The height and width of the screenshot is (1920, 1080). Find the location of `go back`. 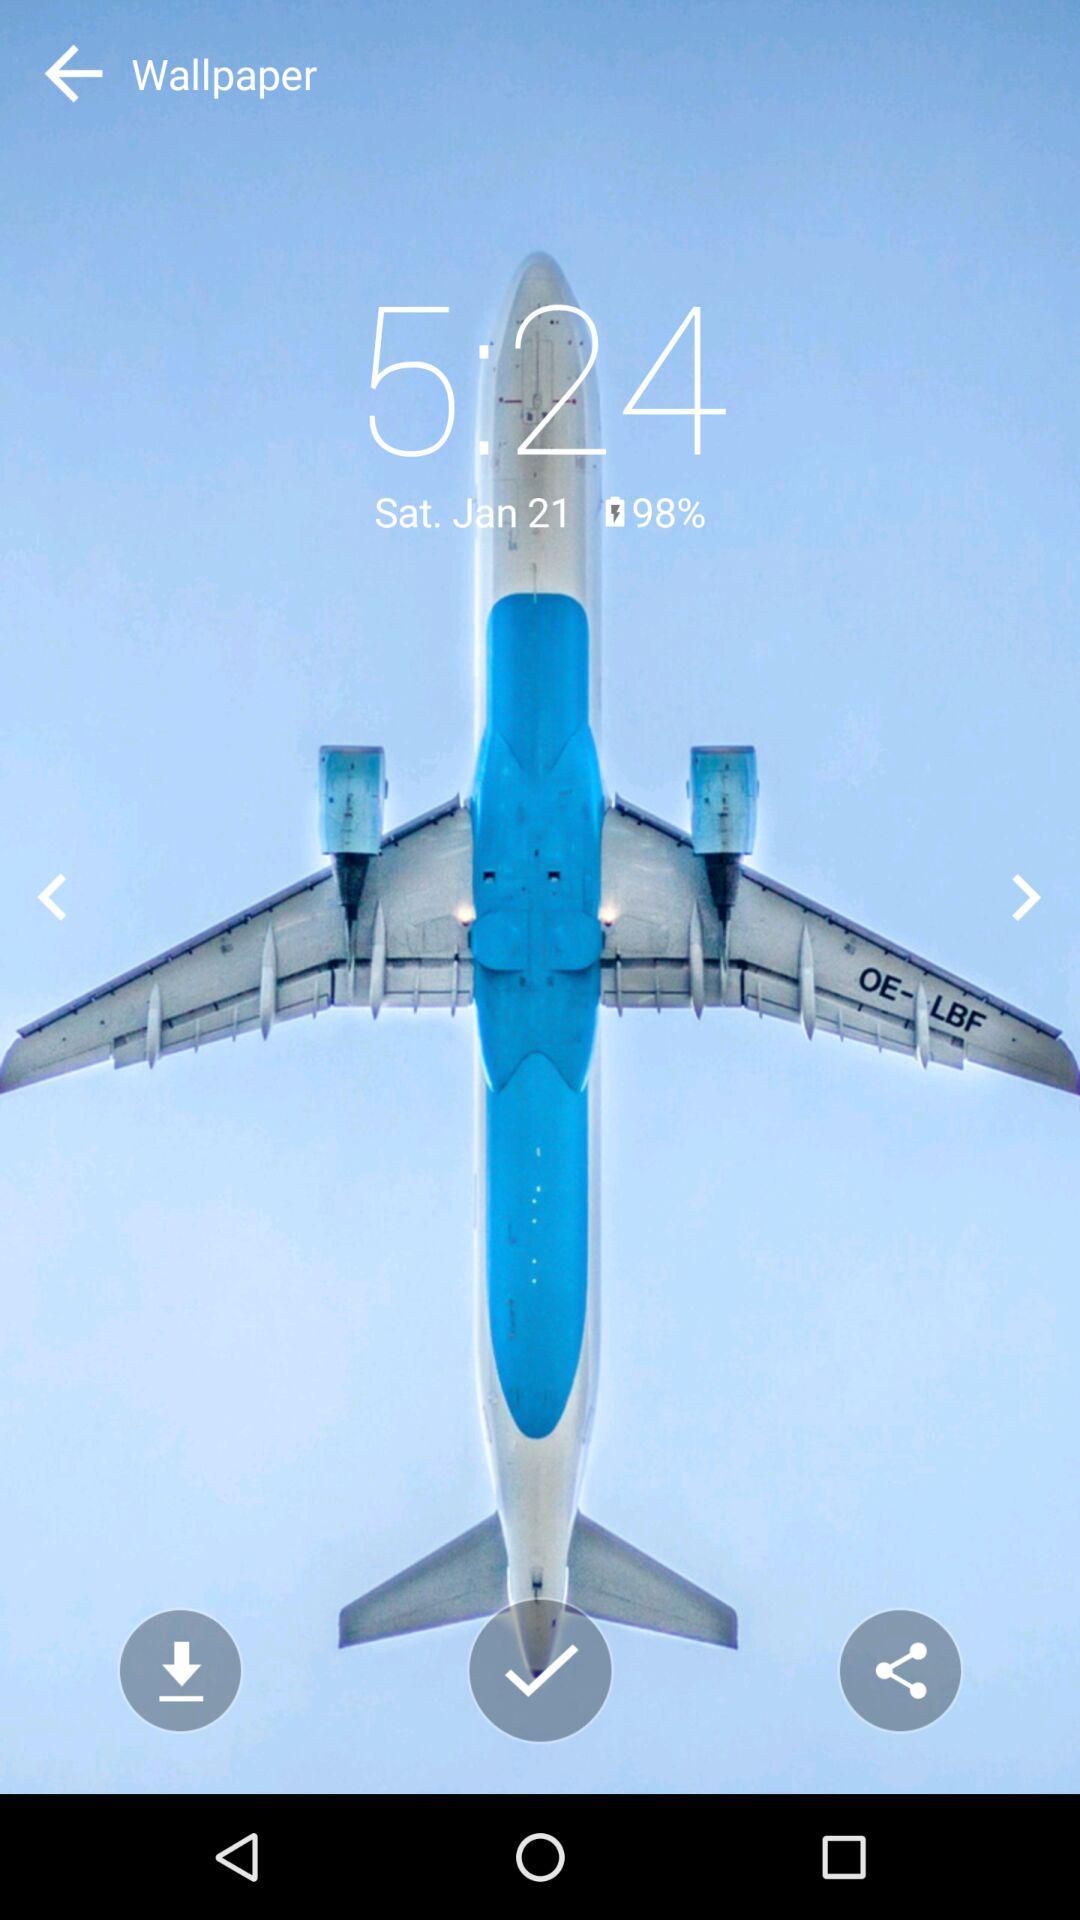

go back is located at coordinates (51, 896).